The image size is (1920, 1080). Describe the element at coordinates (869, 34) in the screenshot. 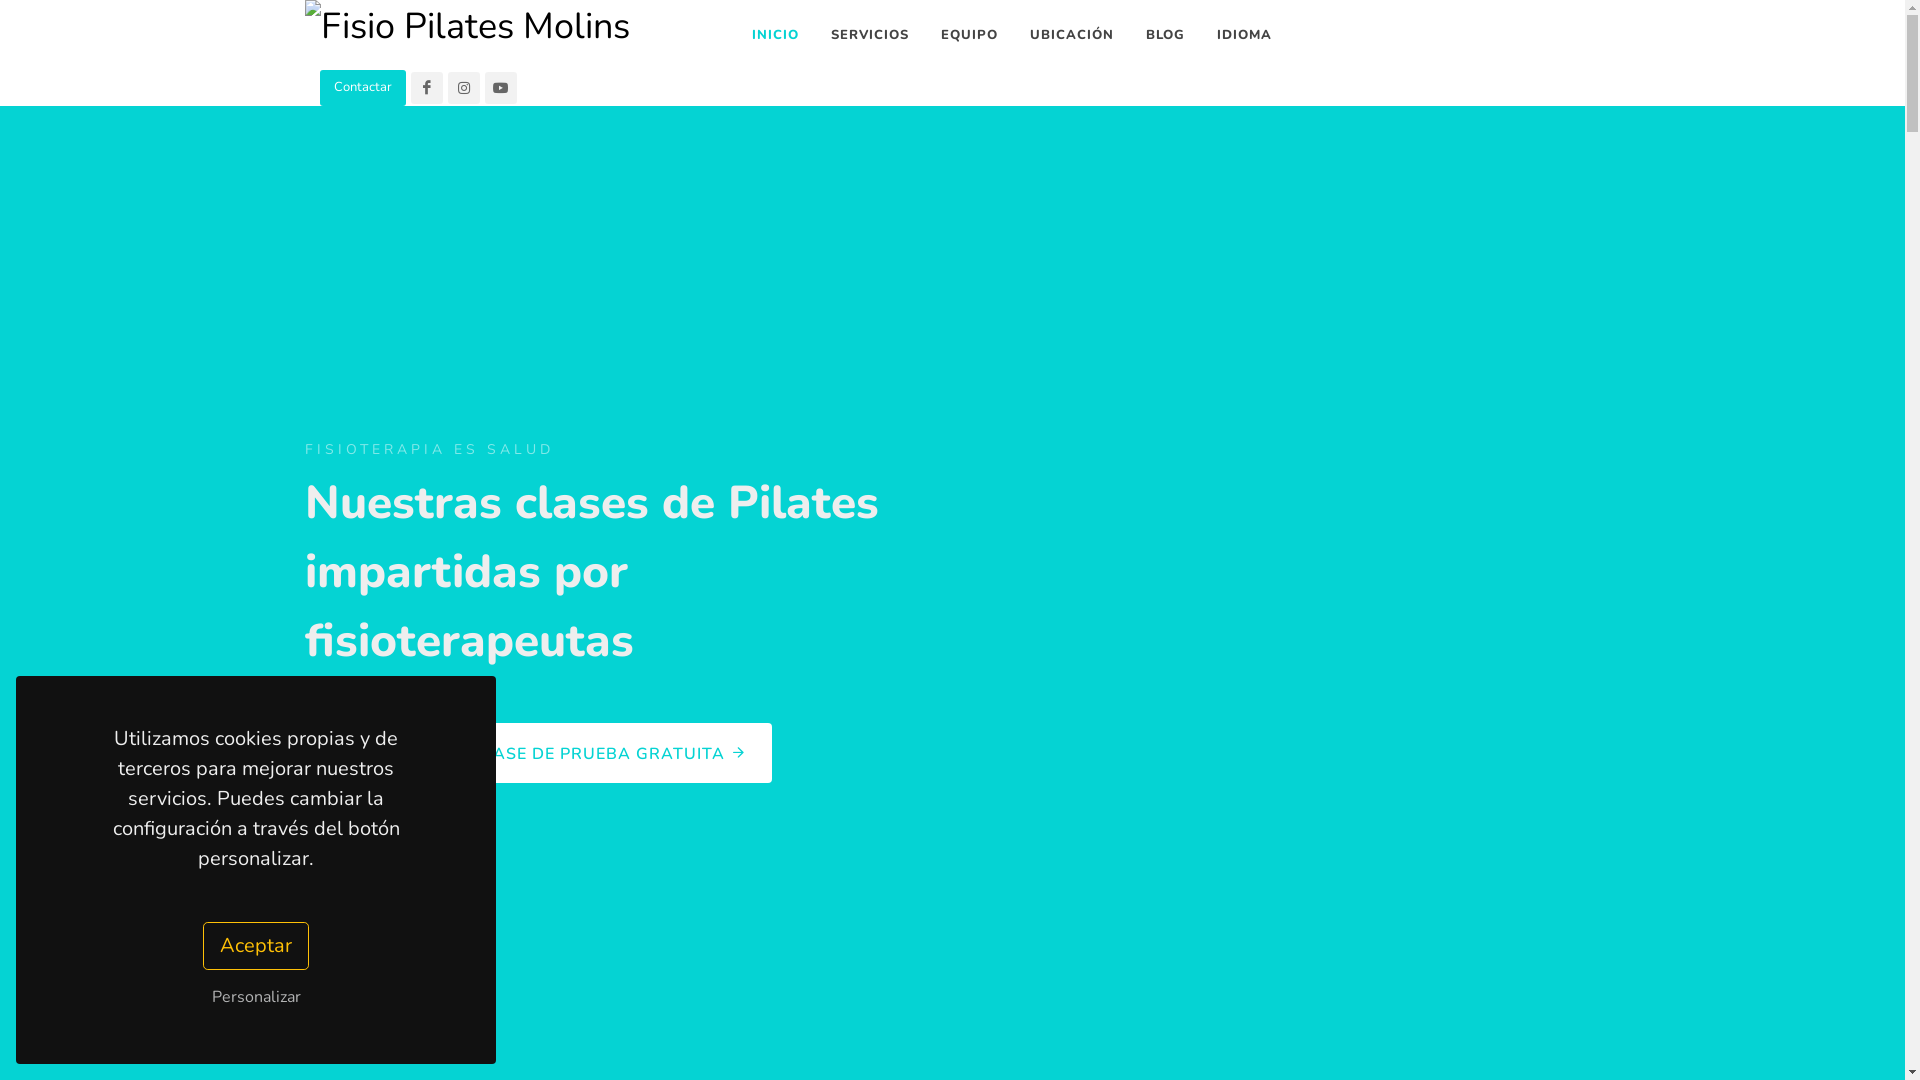

I see `'SERVICIOS'` at that location.